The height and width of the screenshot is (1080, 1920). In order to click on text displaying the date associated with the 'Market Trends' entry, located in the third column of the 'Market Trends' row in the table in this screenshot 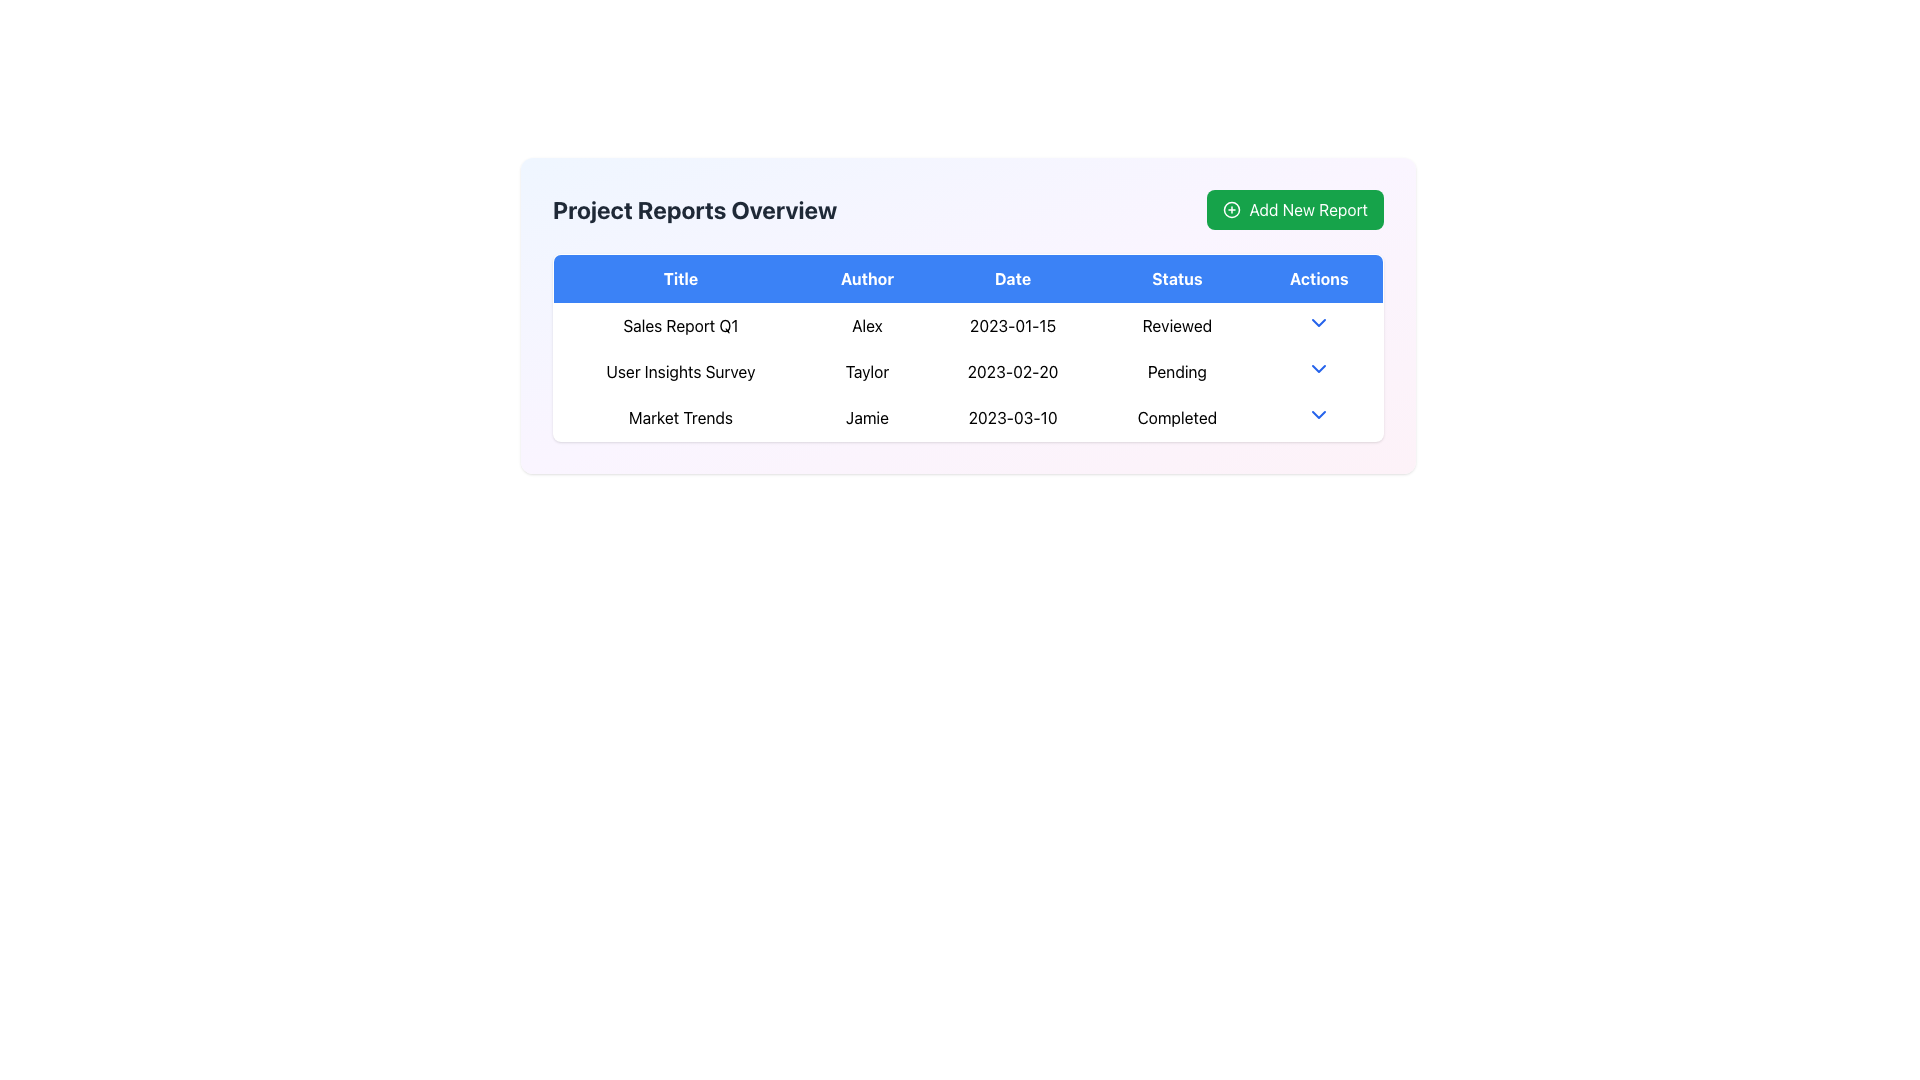, I will do `click(1012, 417)`.